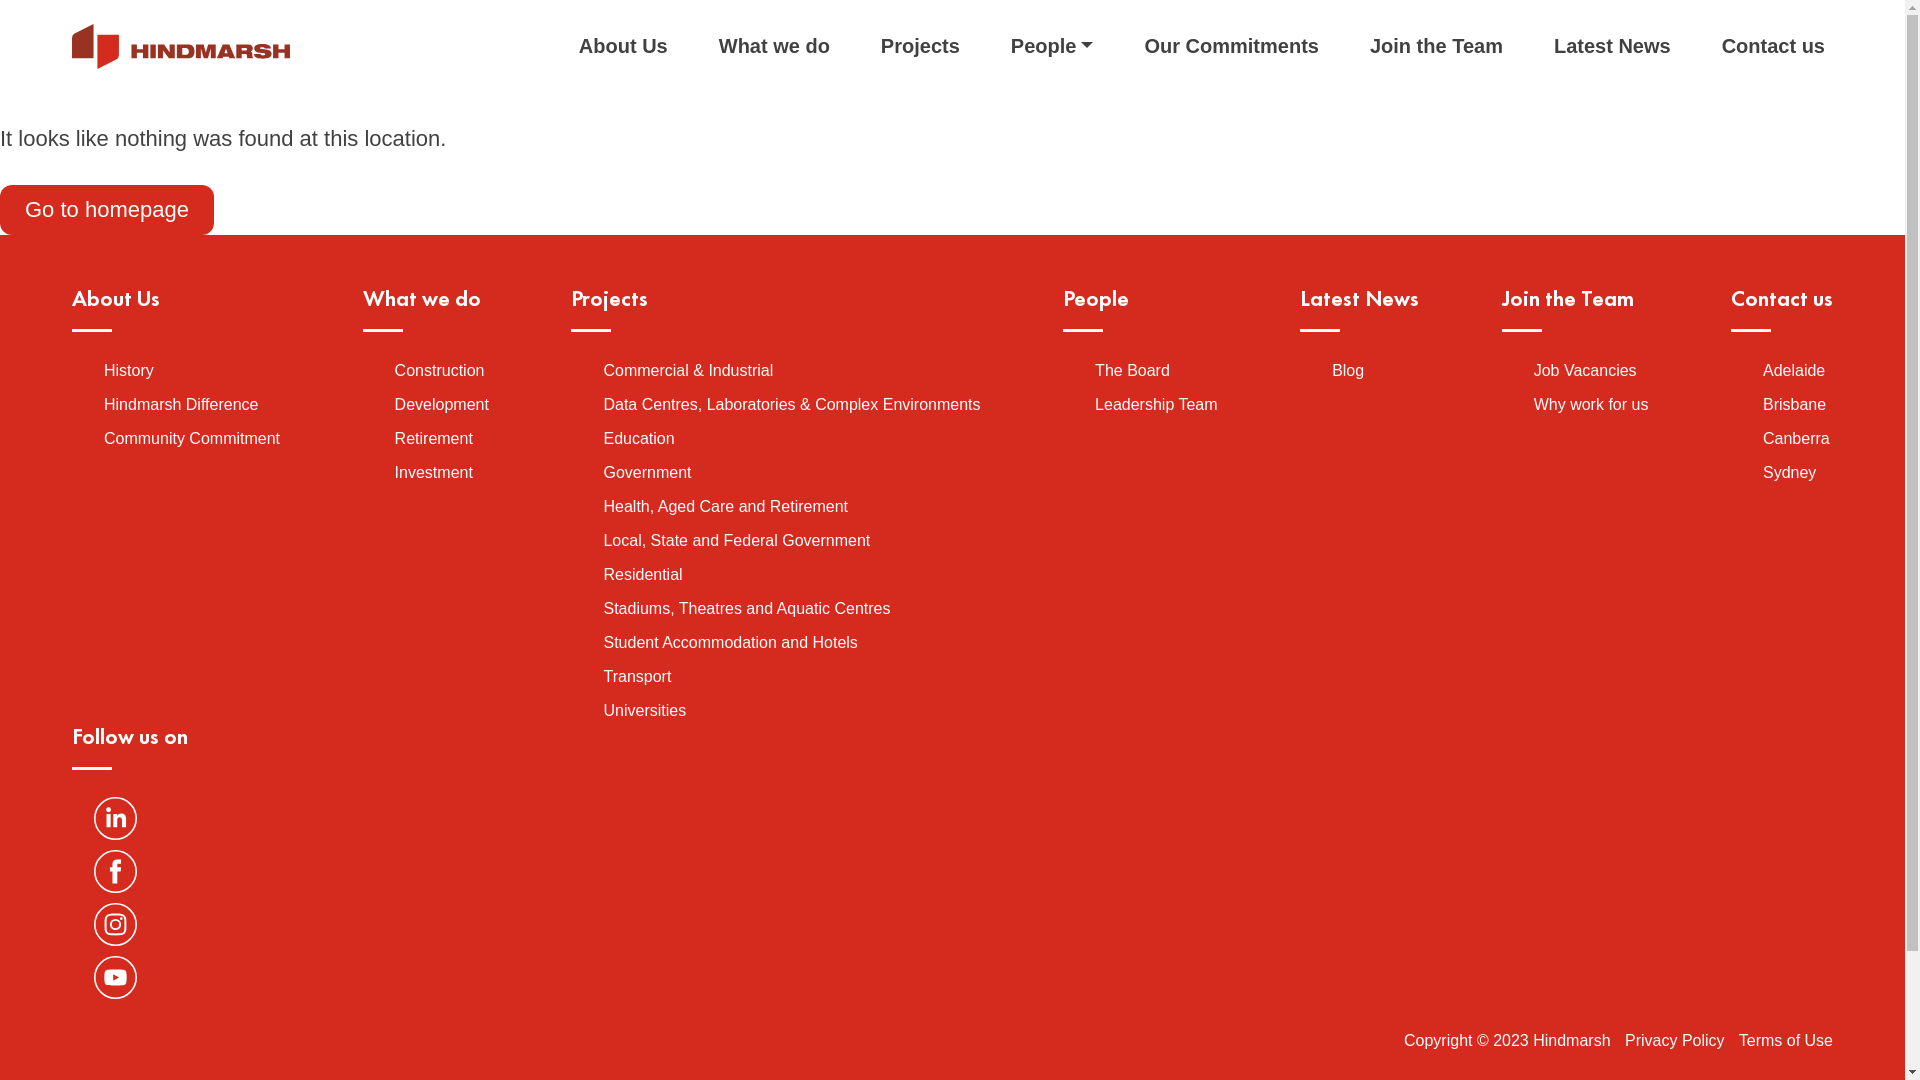 This screenshot has height=1080, width=1920. I want to click on 'Student Accommodation and Hotels', so click(728, 642).